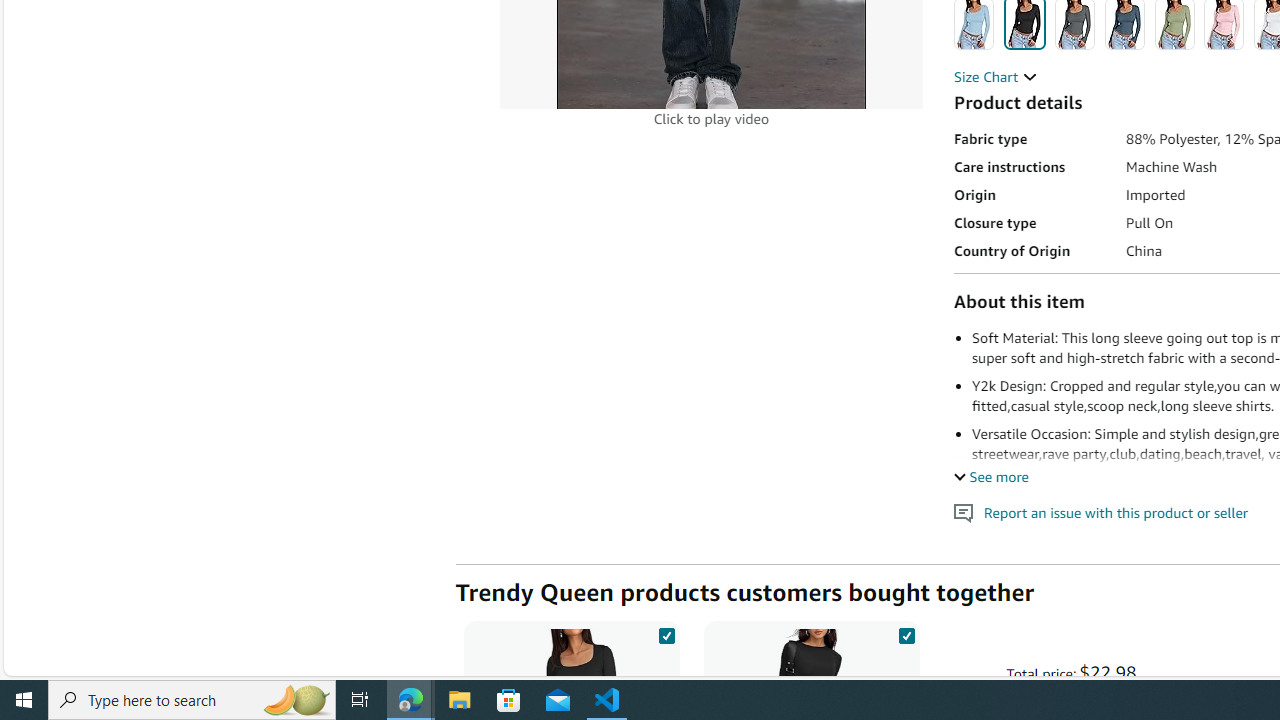  Describe the element at coordinates (995, 76) in the screenshot. I see `'Size Chart '` at that location.